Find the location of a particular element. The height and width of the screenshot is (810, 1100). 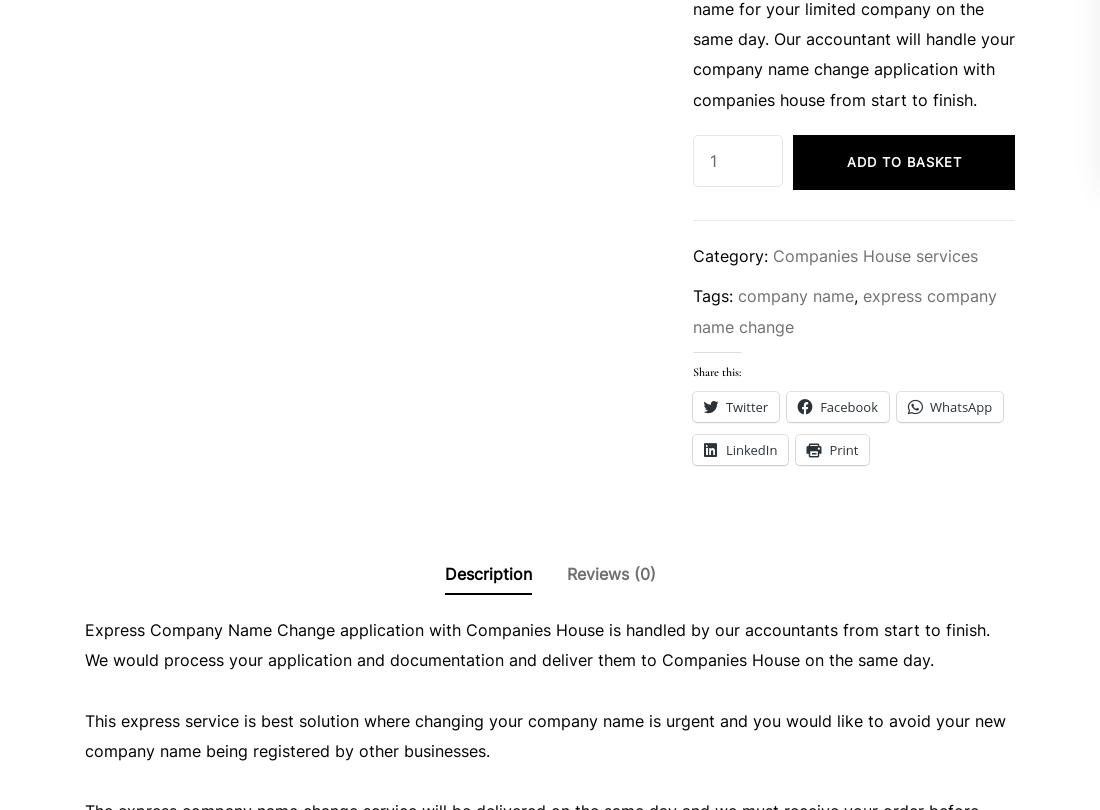

'Description' is located at coordinates (487, 573).